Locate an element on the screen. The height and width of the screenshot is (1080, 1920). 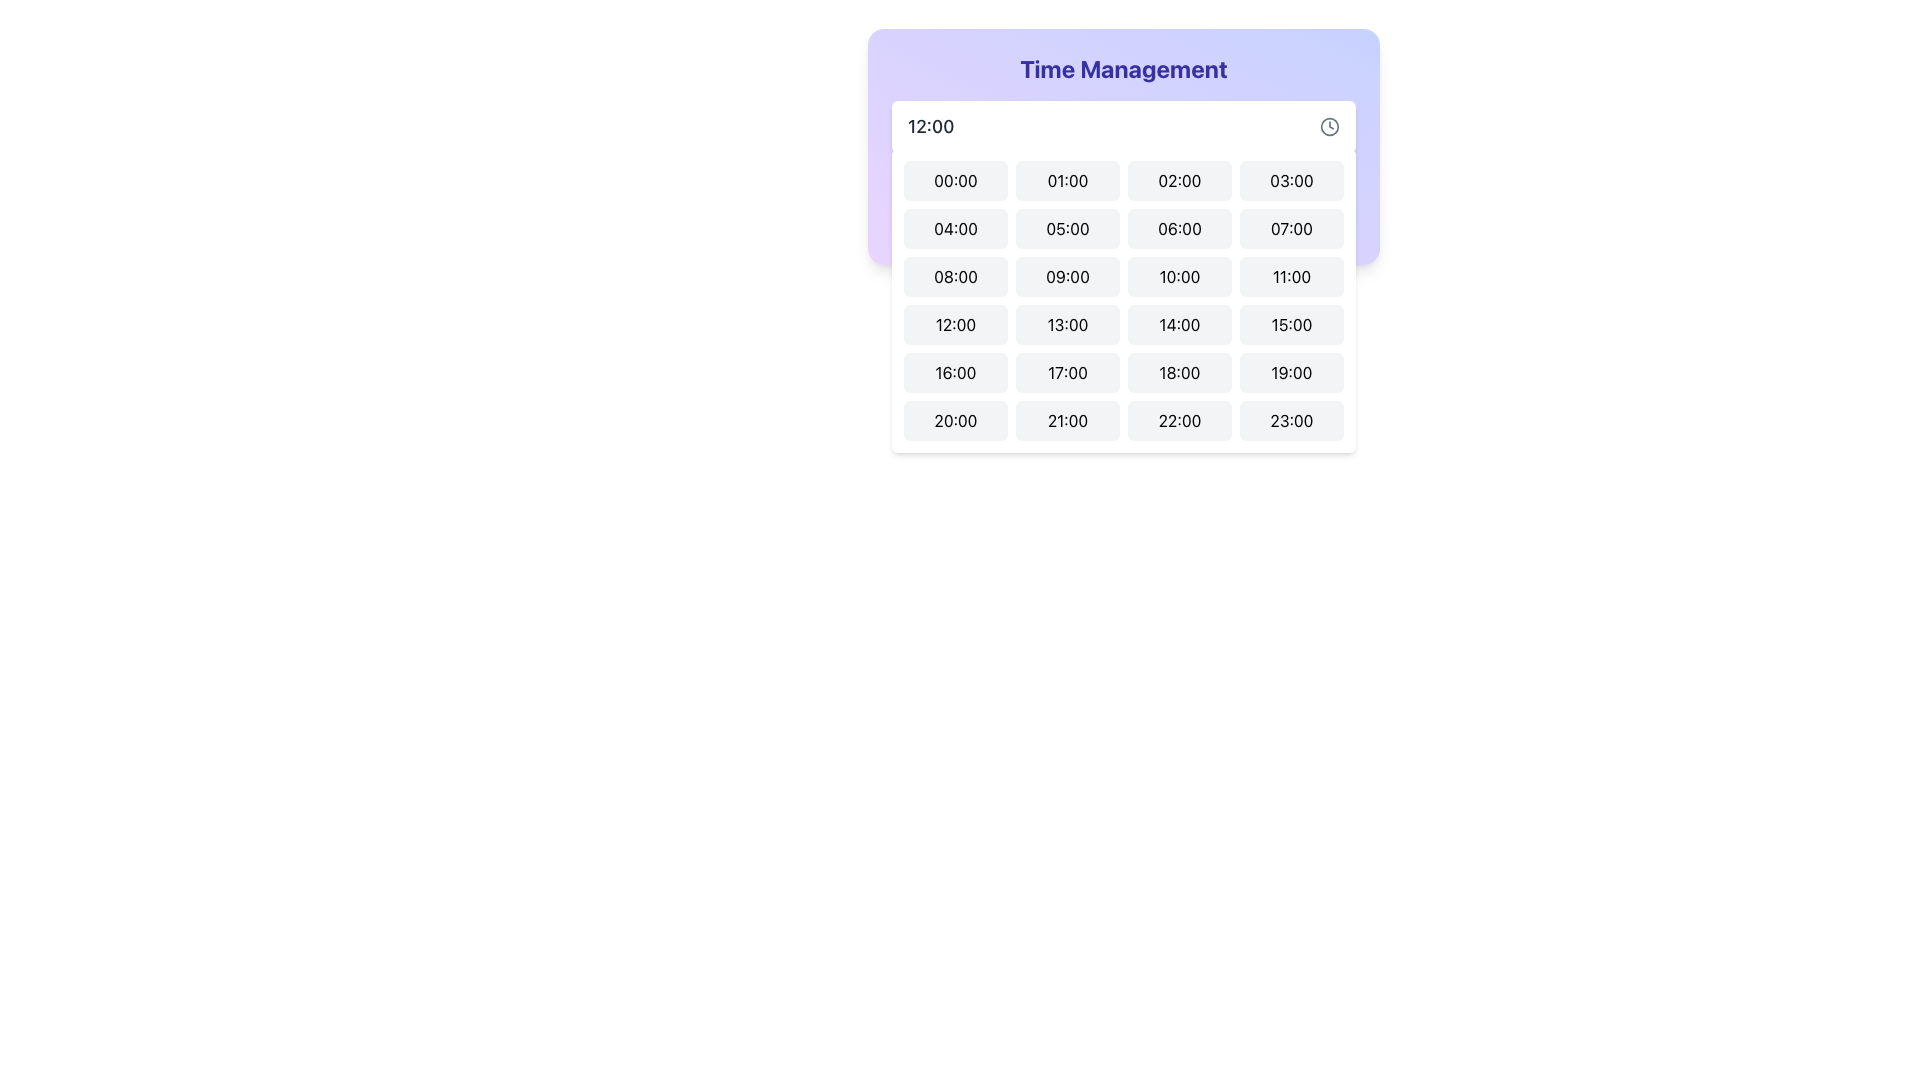
the button labeled '07:00' in the Time Management section is located at coordinates (1291, 227).